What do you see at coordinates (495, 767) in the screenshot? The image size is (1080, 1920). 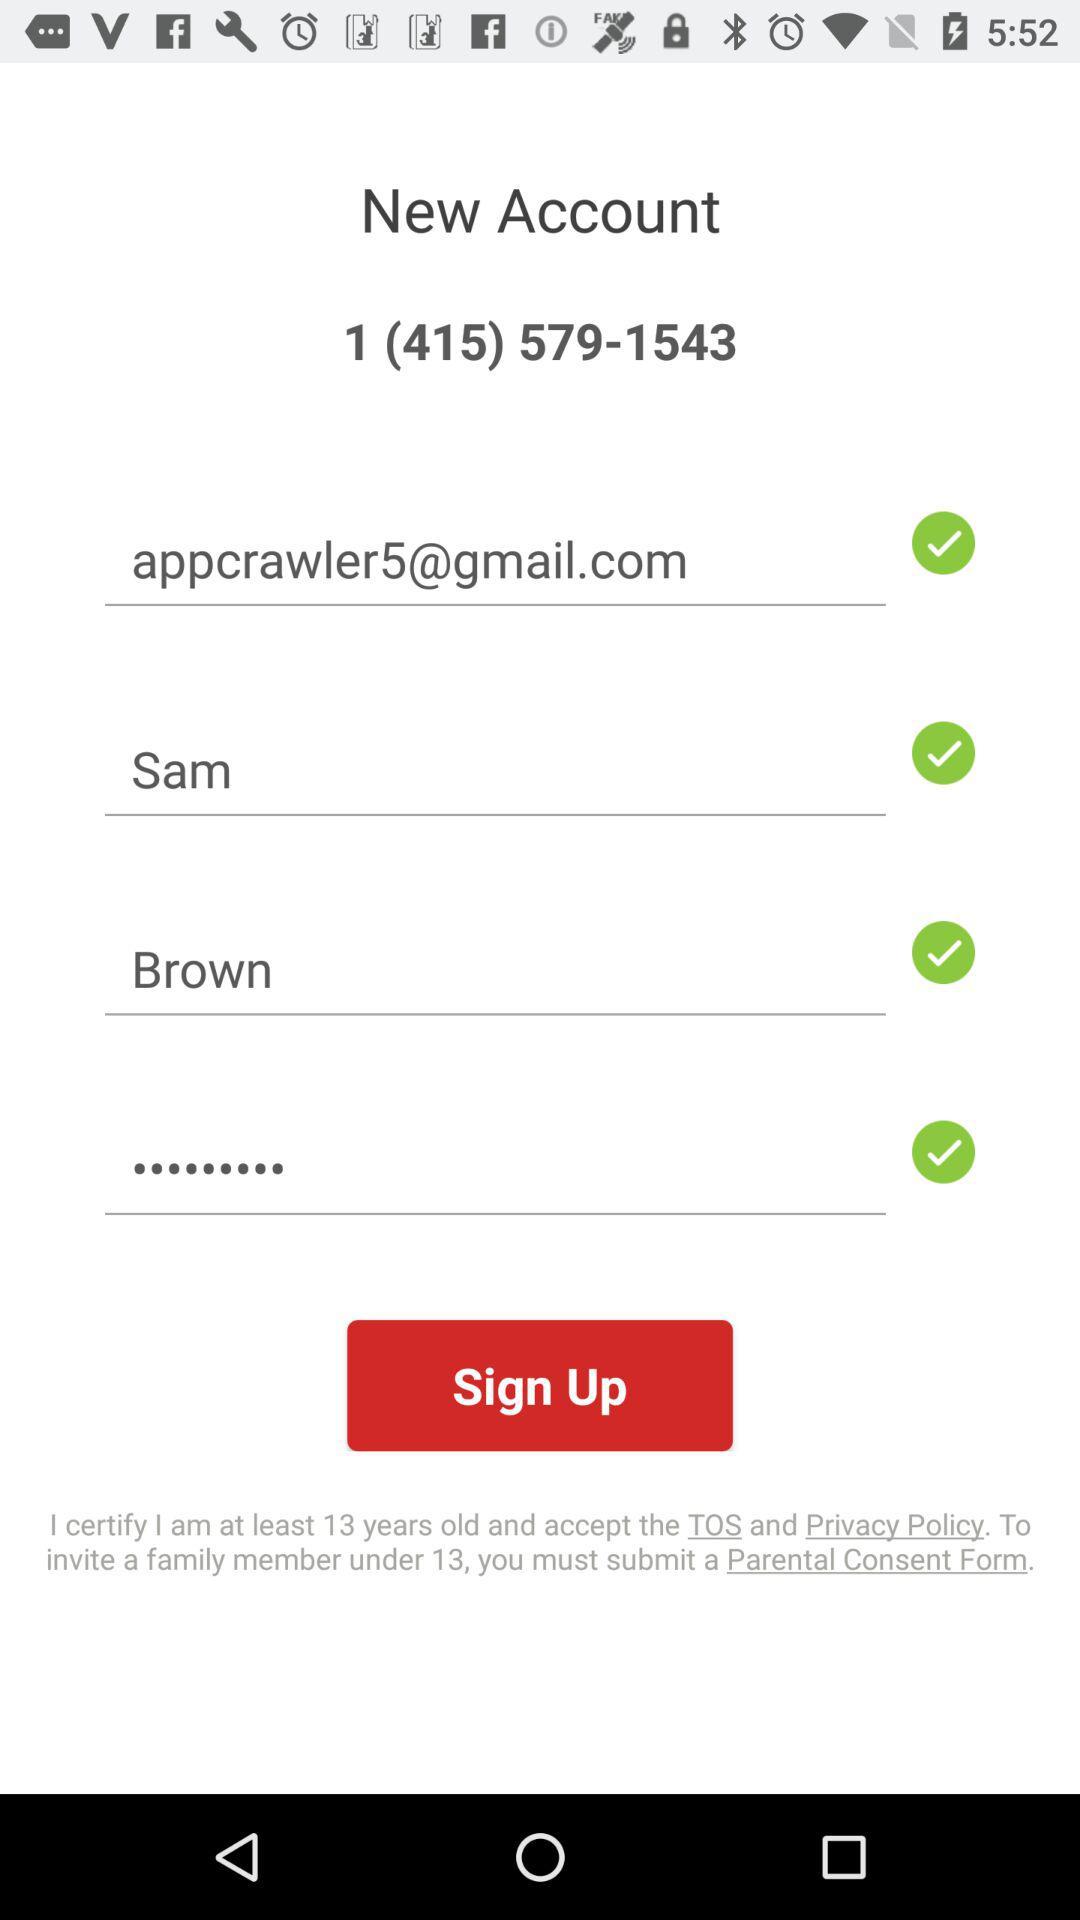 I see `the icon below appcrawler5@gmail.com` at bounding box center [495, 767].